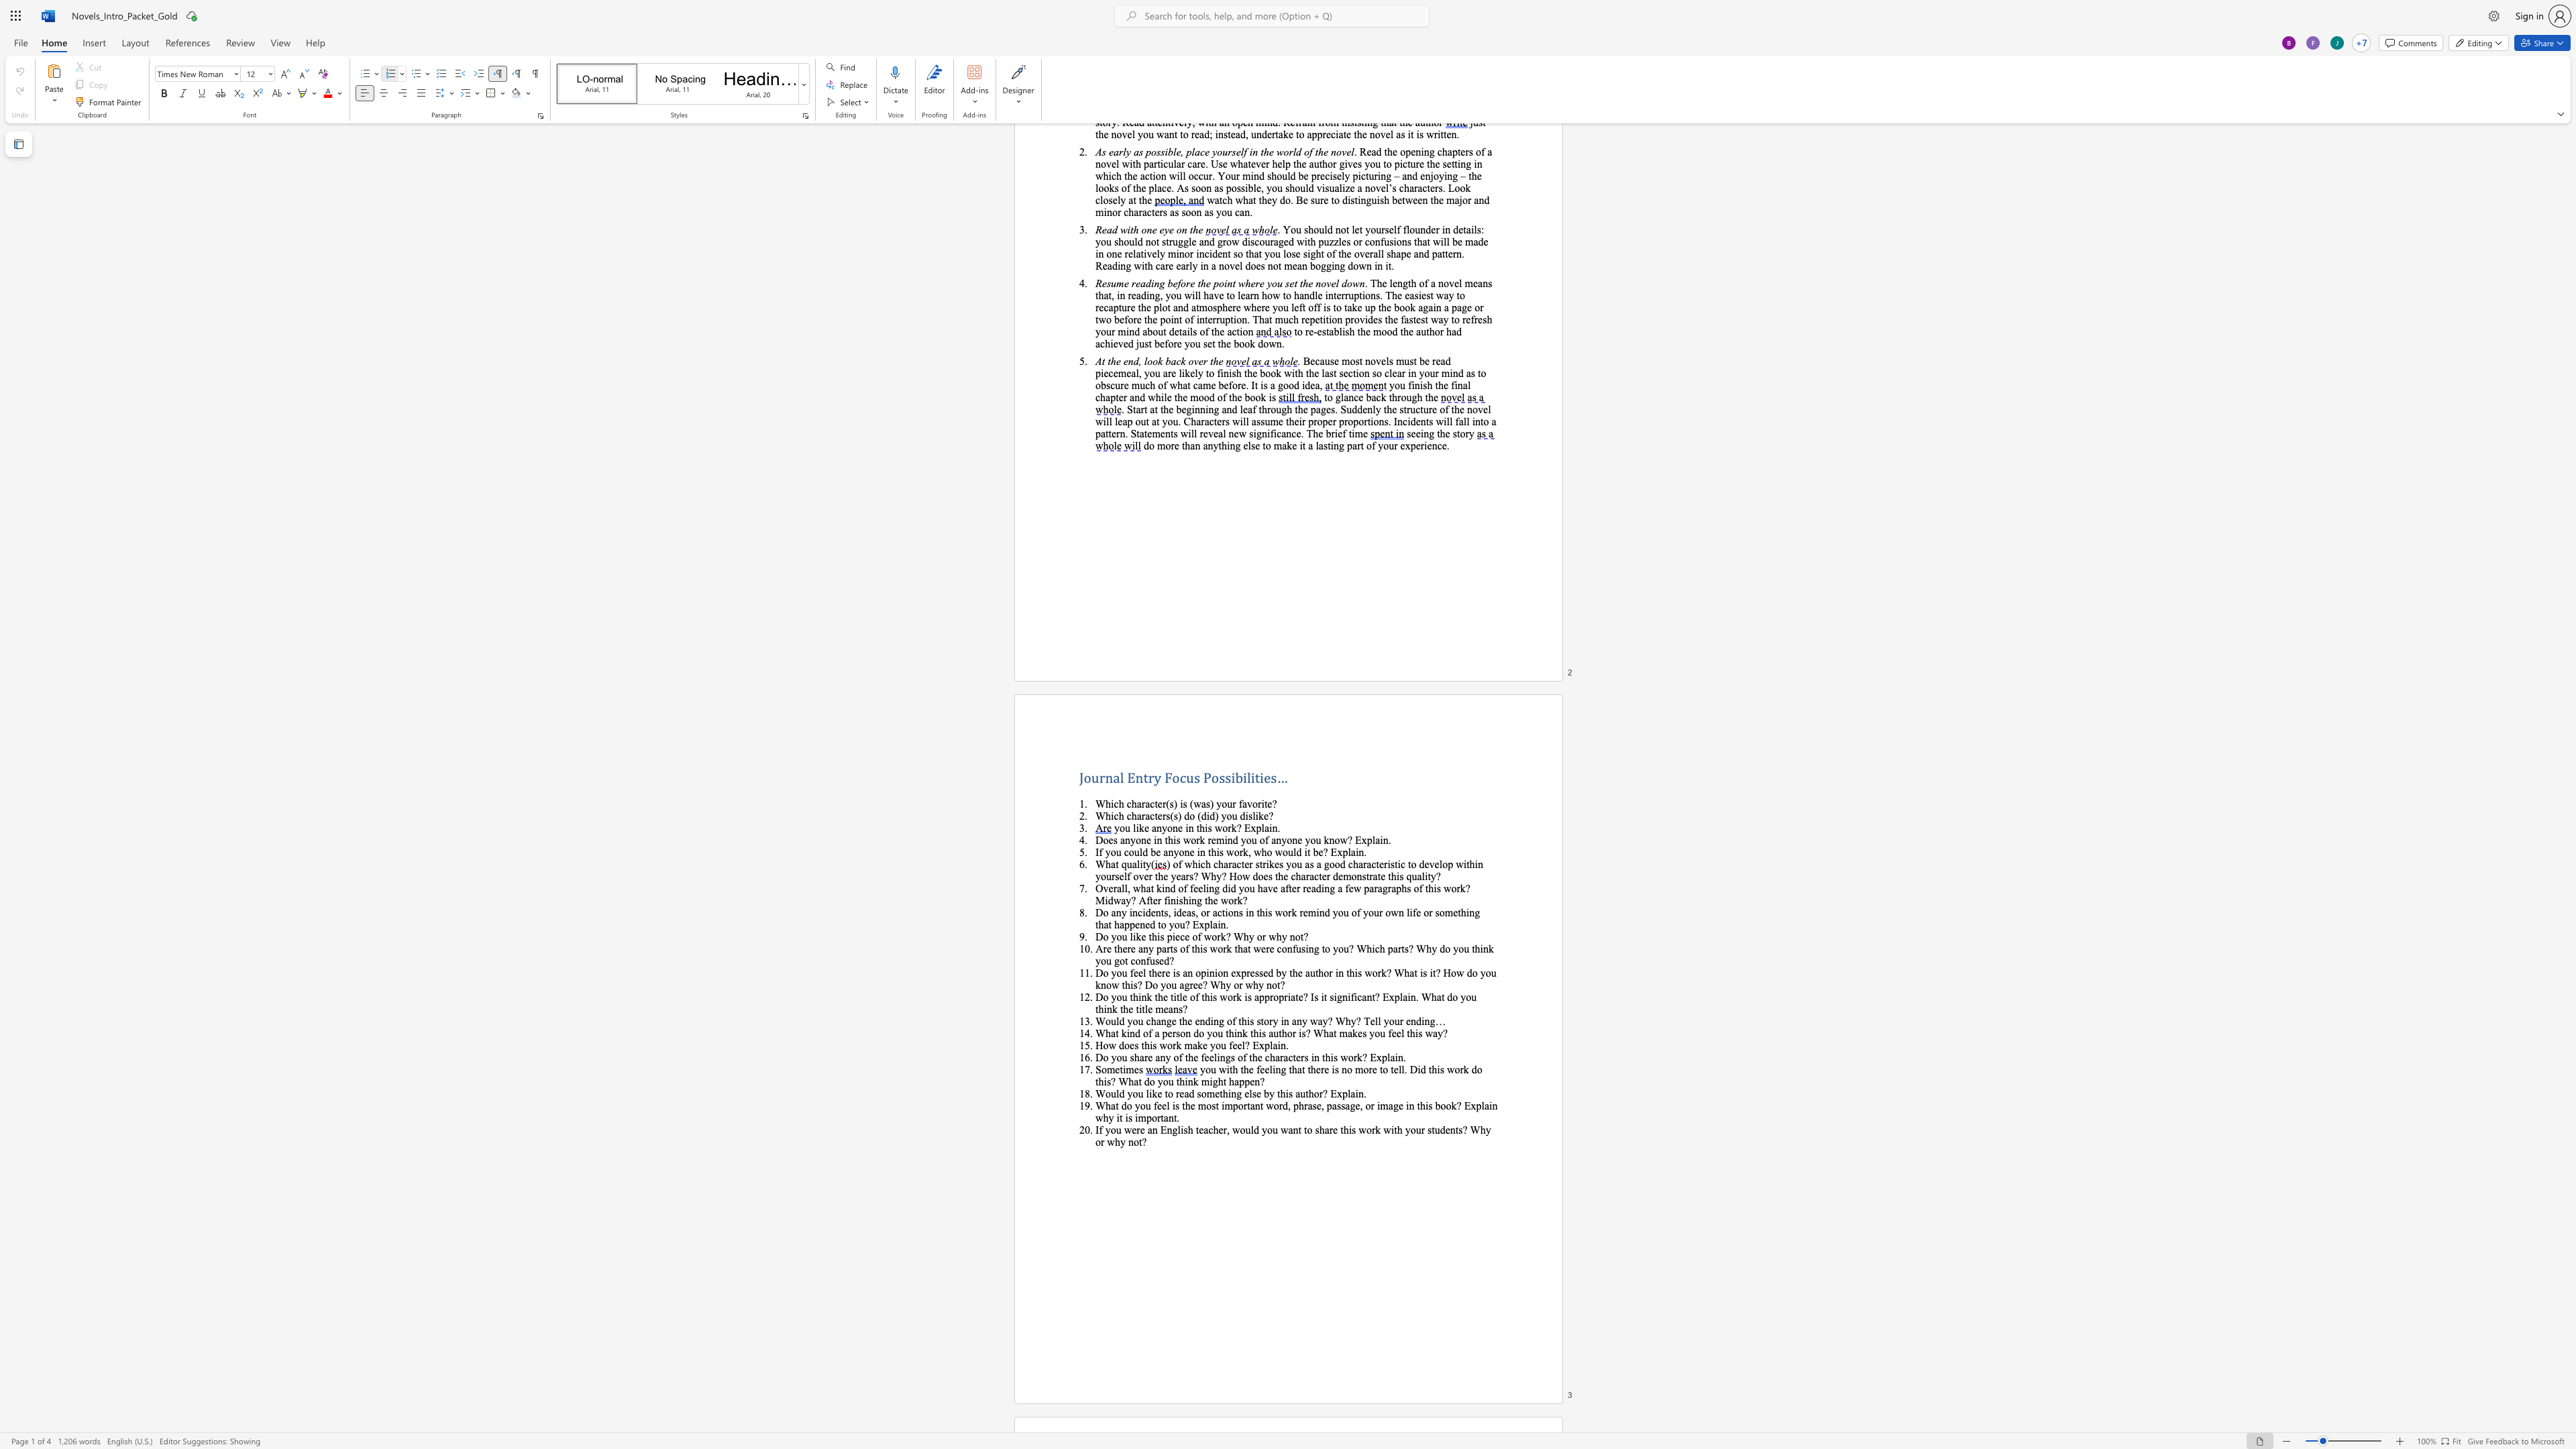  I want to click on the space between the continuous character "F" and "o" in the text, so click(1171, 776).